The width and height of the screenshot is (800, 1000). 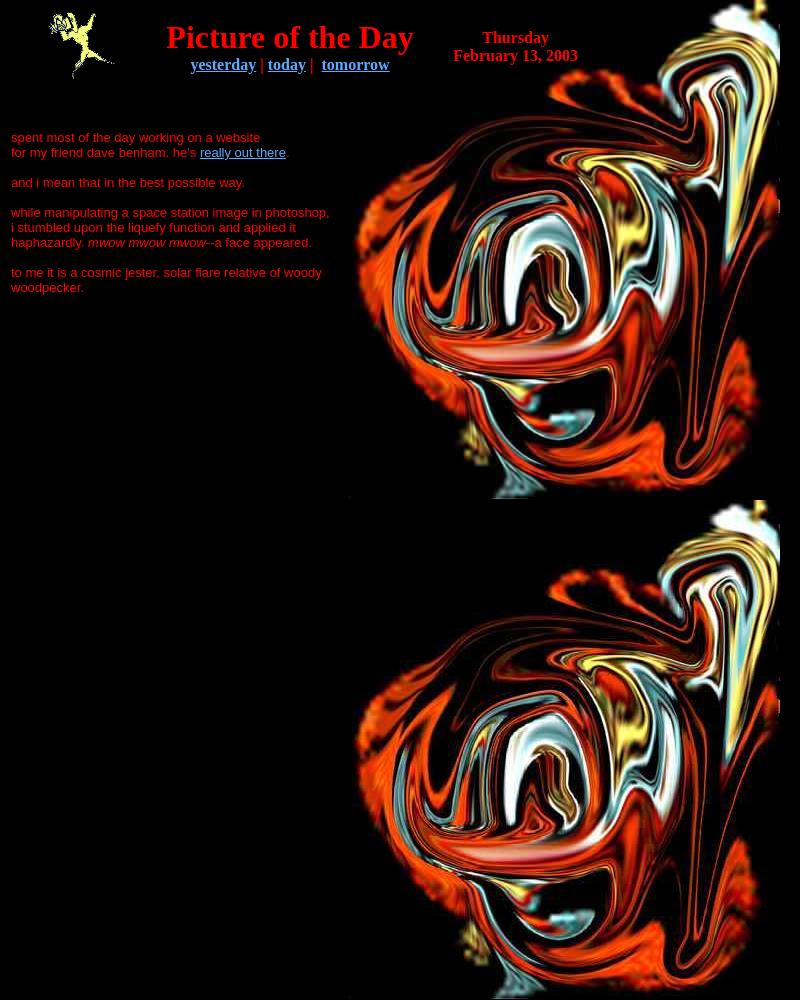 What do you see at coordinates (257, 241) in the screenshot?
I see `'--a
                              face appeared.'` at bounding box center [257, 241].